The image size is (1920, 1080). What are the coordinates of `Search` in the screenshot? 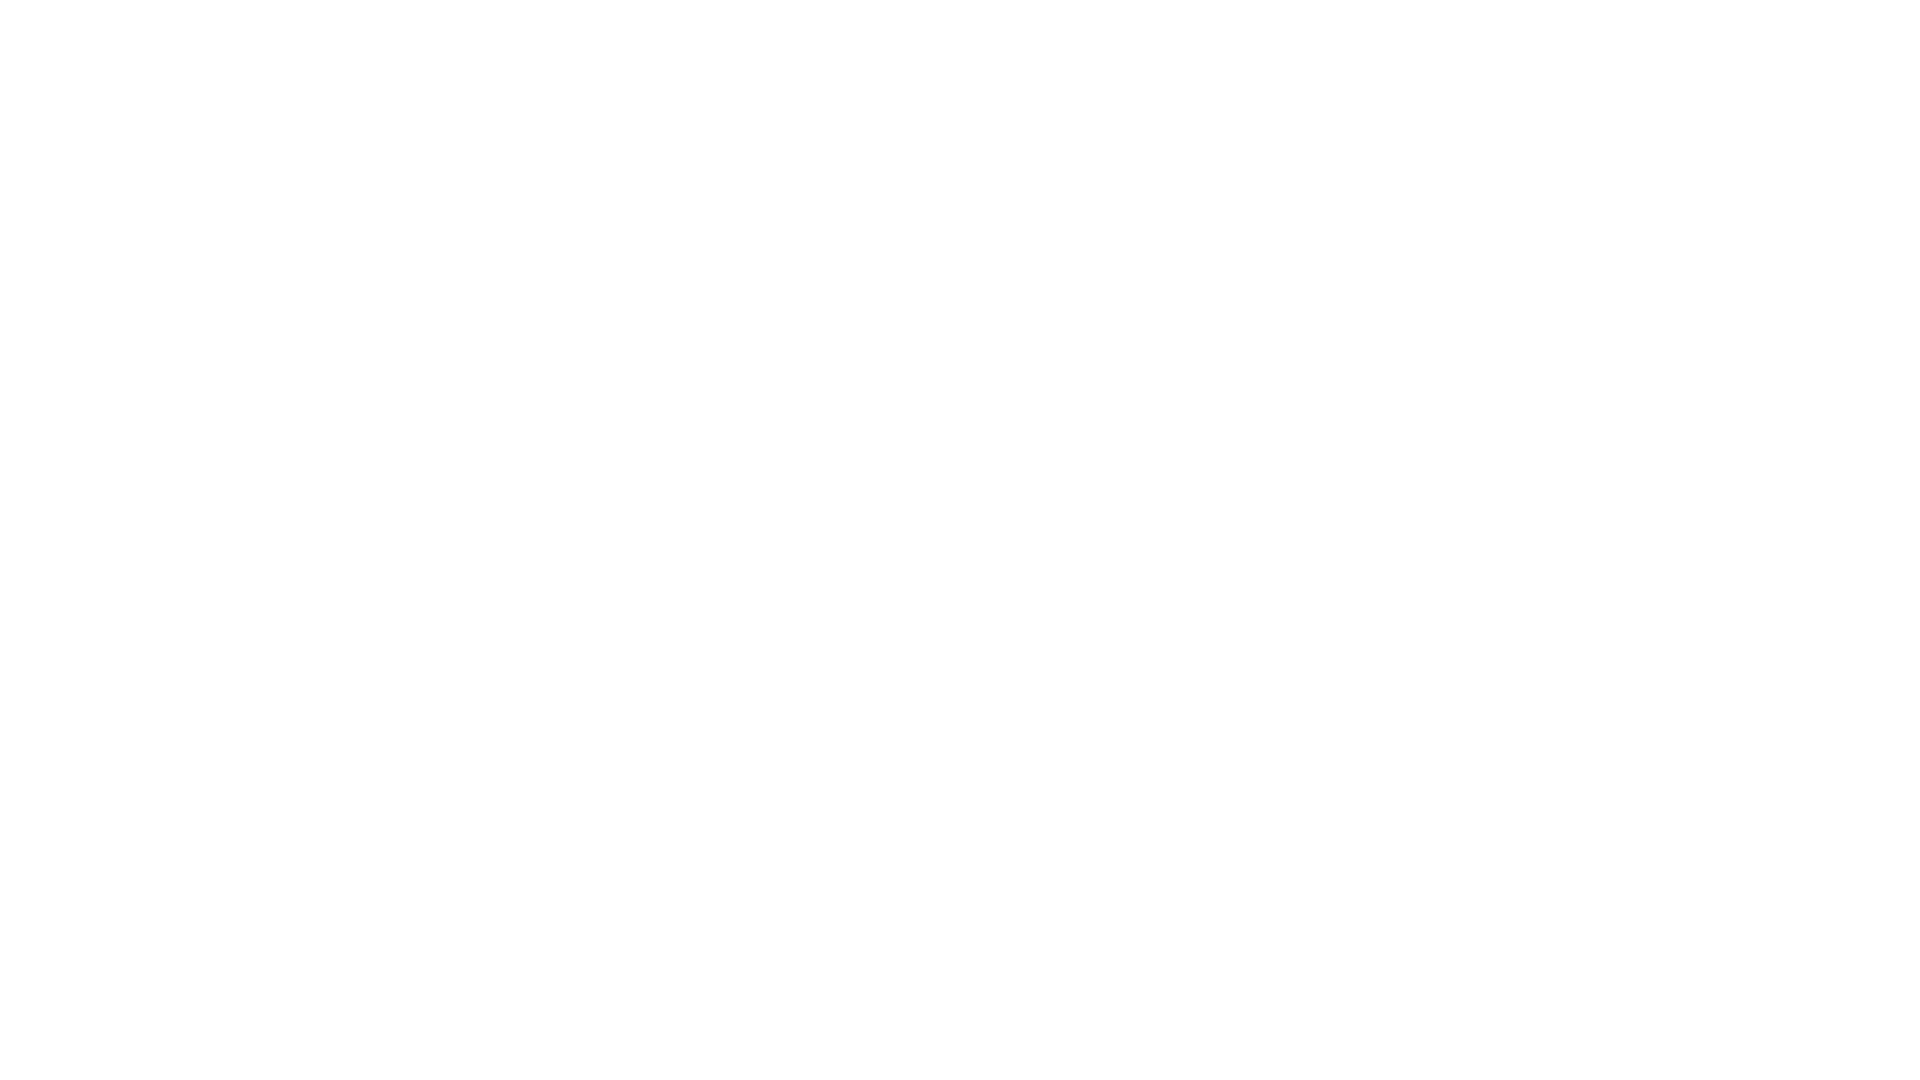 It's located at (1376, 612).